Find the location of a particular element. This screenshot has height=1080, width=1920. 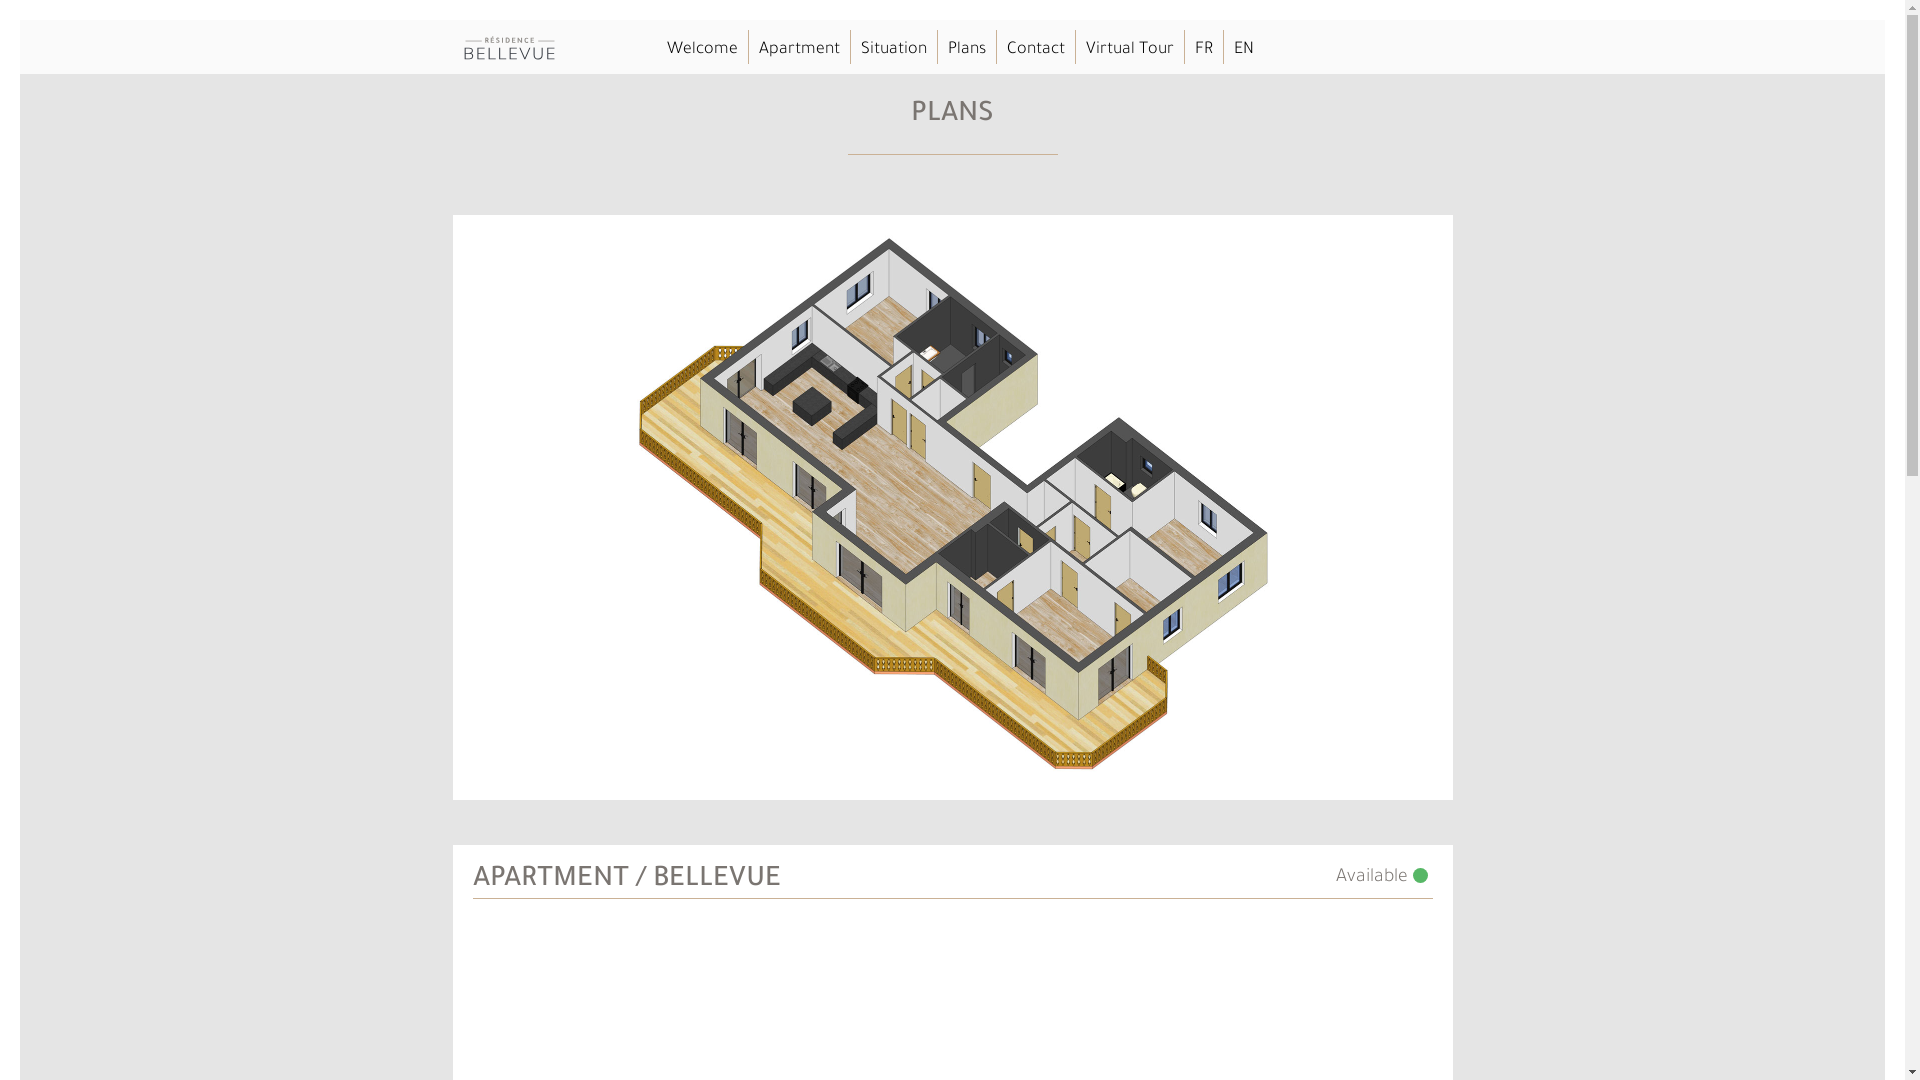

'Situation' is located at coordinates (859, 49).